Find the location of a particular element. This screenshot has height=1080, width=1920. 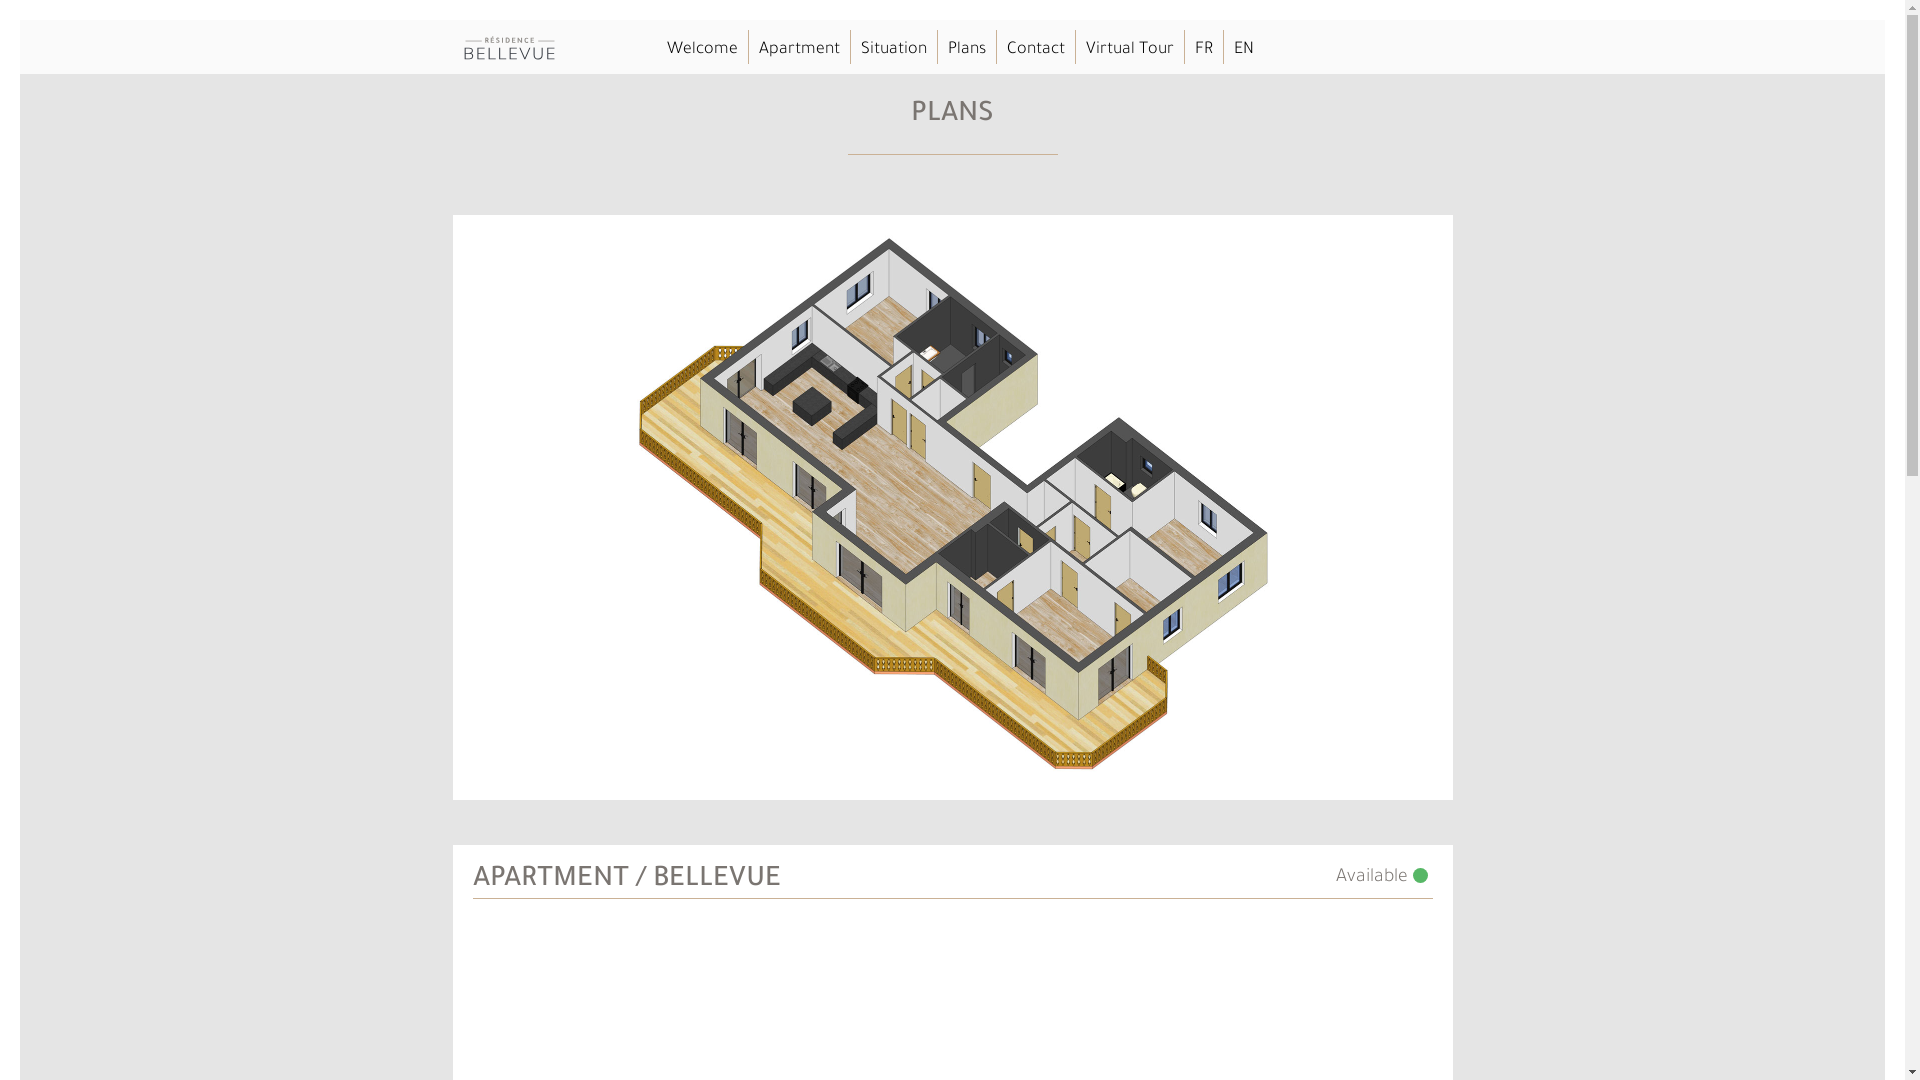

'Situation' is located at coordinates (859, 49).